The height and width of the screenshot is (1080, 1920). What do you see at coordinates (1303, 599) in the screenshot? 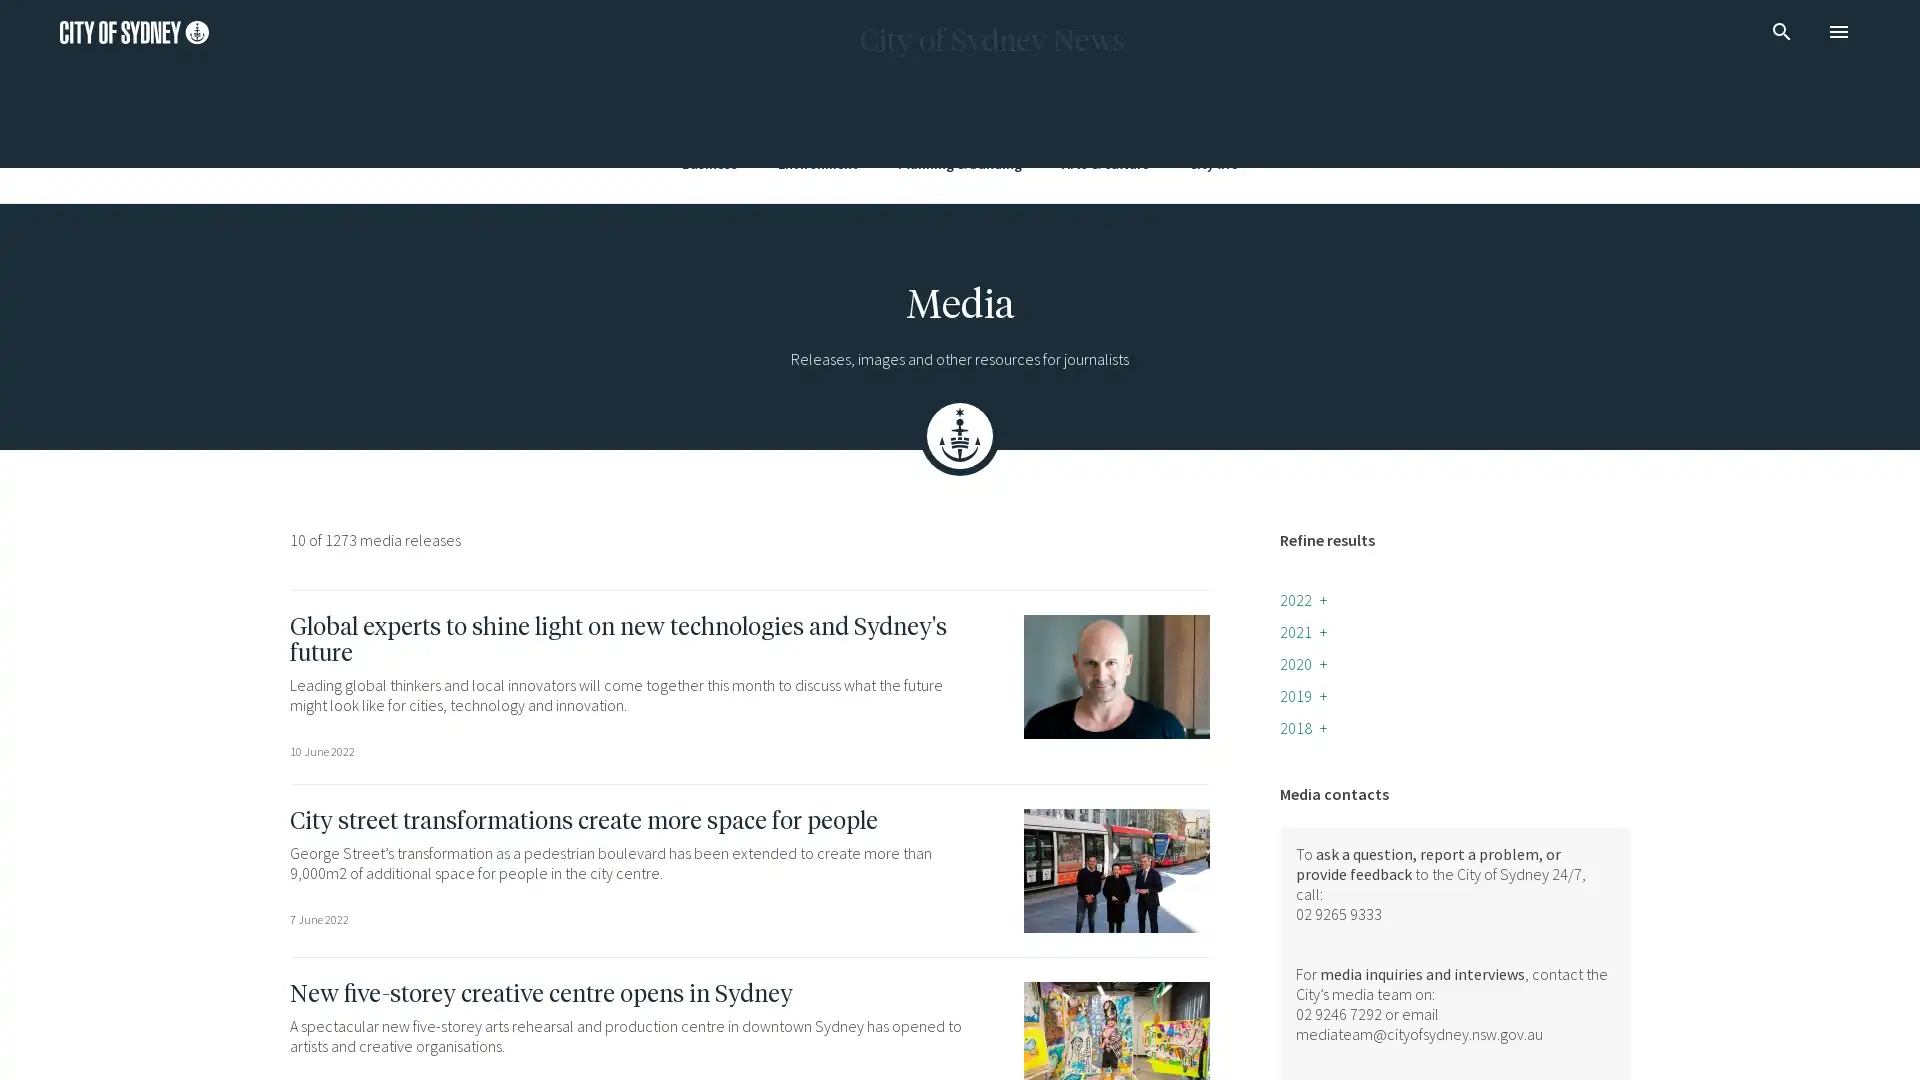
I see `2022+` at bounding box center [1303, 599].